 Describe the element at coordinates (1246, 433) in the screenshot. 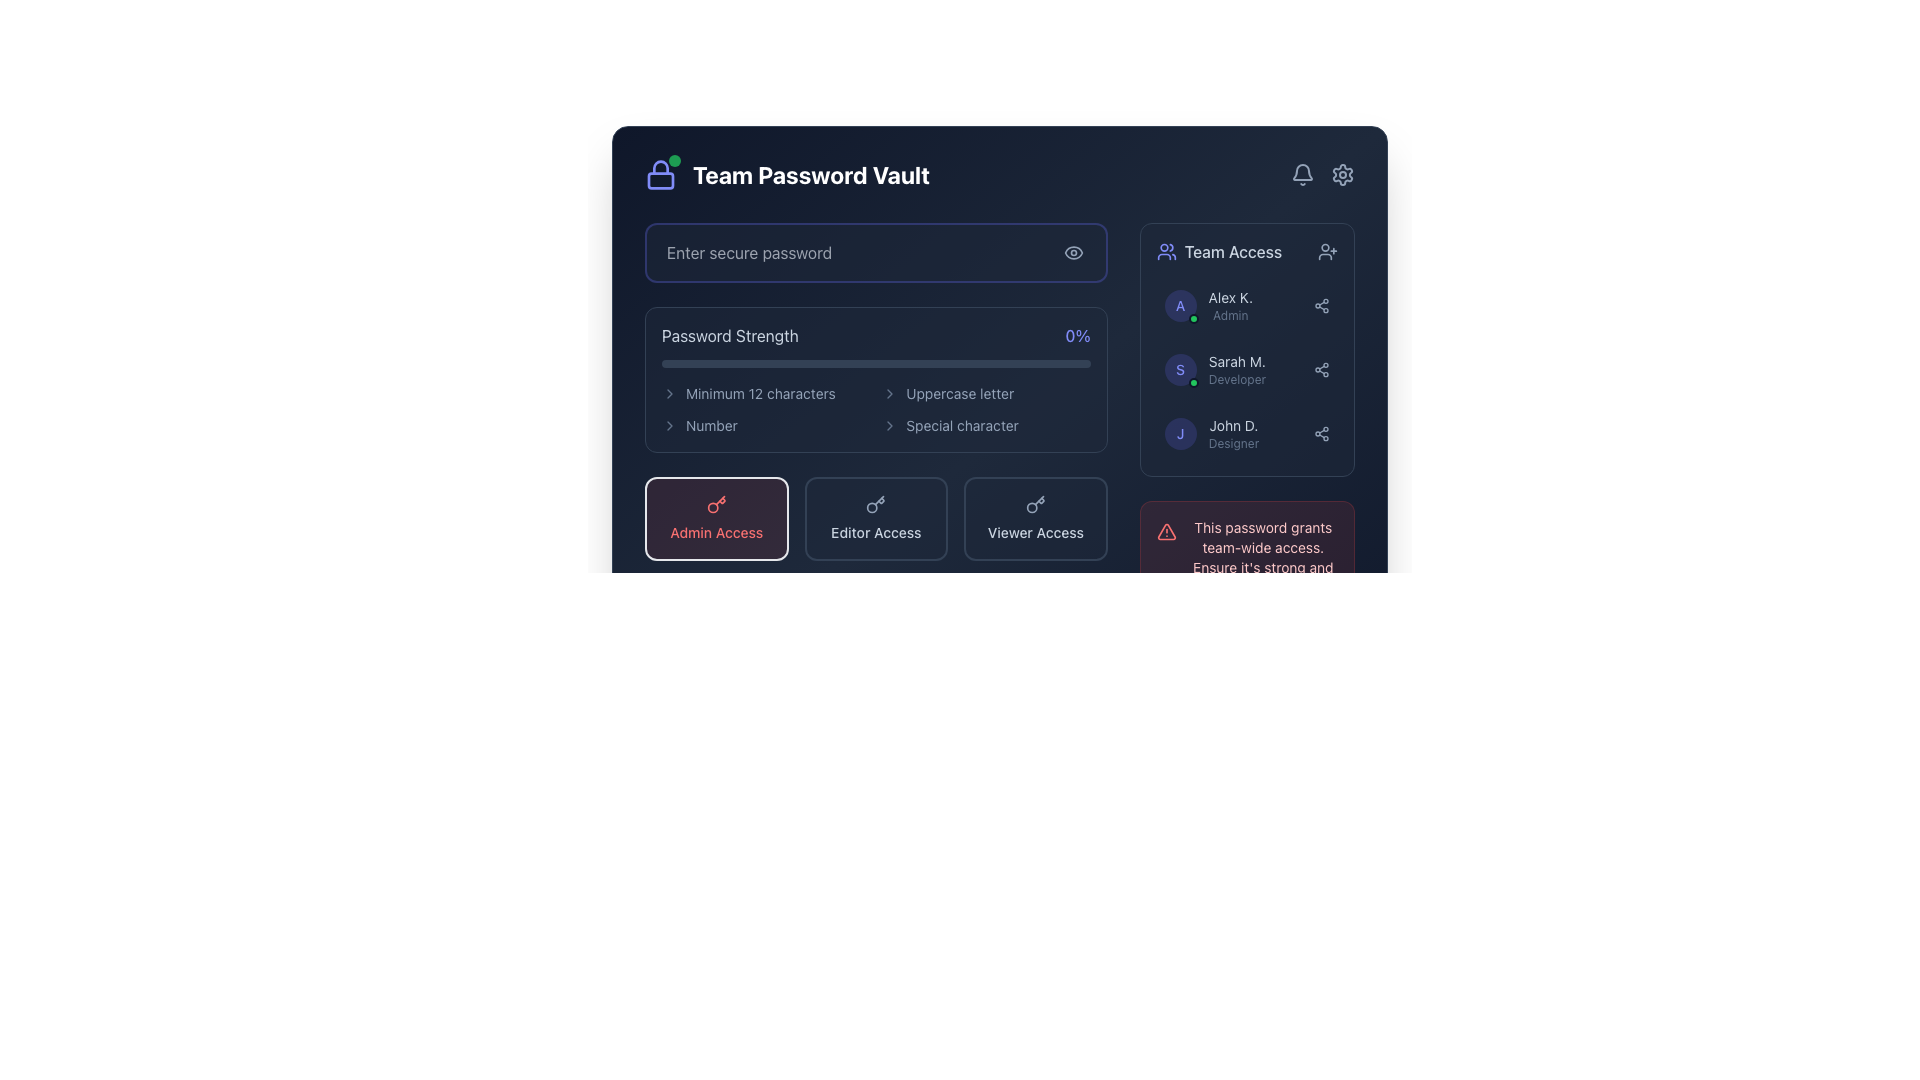

I see `the share icon associated with the user profile 'John D.' in the Team Access list` at that location.